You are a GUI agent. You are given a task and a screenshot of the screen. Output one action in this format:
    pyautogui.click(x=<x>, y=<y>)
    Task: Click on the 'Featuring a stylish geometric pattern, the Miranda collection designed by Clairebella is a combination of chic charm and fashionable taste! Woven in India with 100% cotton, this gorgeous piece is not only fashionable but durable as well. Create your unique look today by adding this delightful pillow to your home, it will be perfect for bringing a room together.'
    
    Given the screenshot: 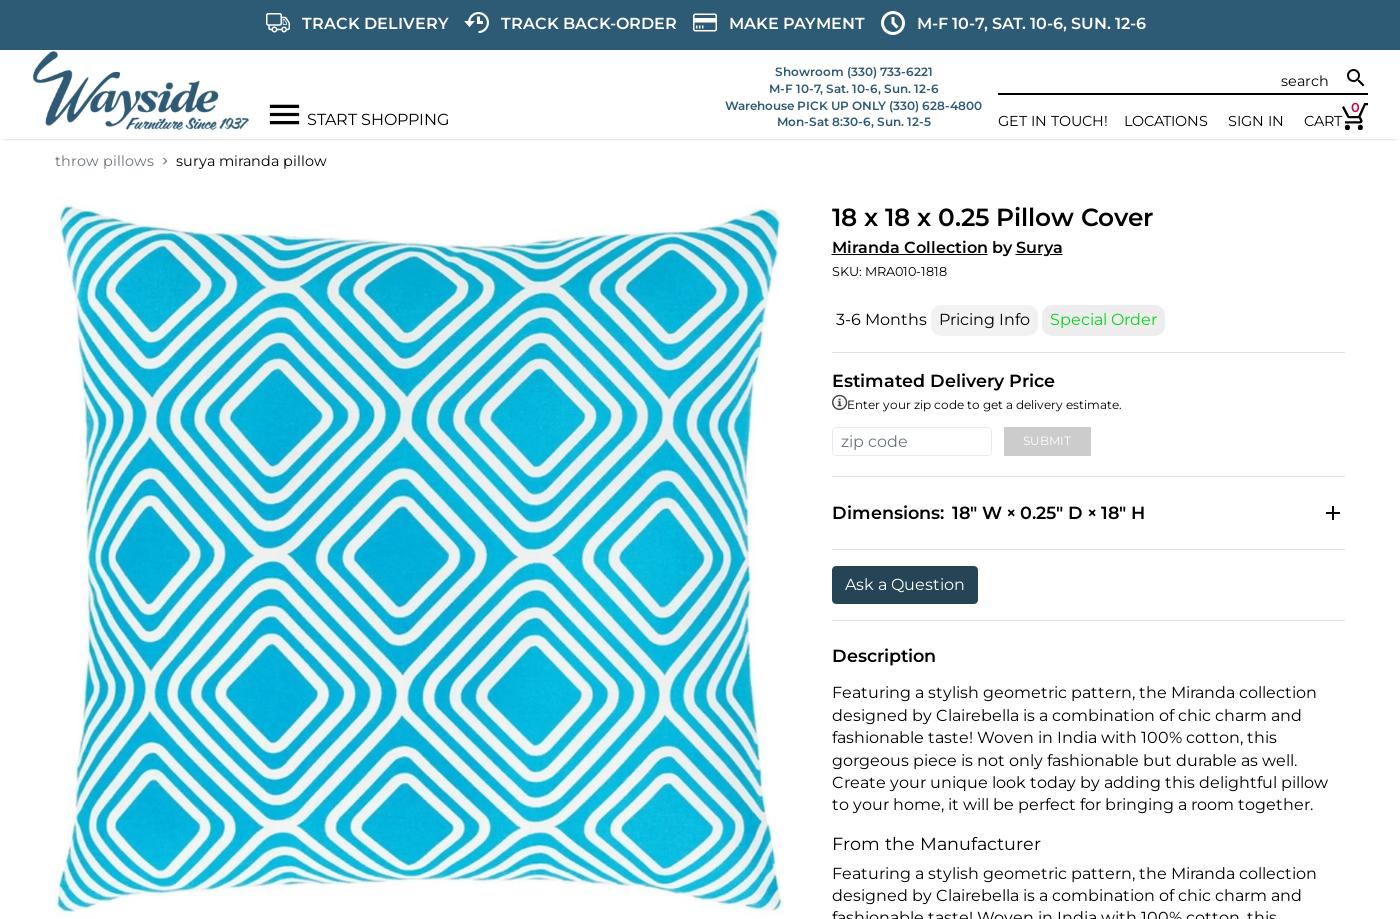 What is the action you would take?
    pyautogui.click(x=1078, y=748)
    